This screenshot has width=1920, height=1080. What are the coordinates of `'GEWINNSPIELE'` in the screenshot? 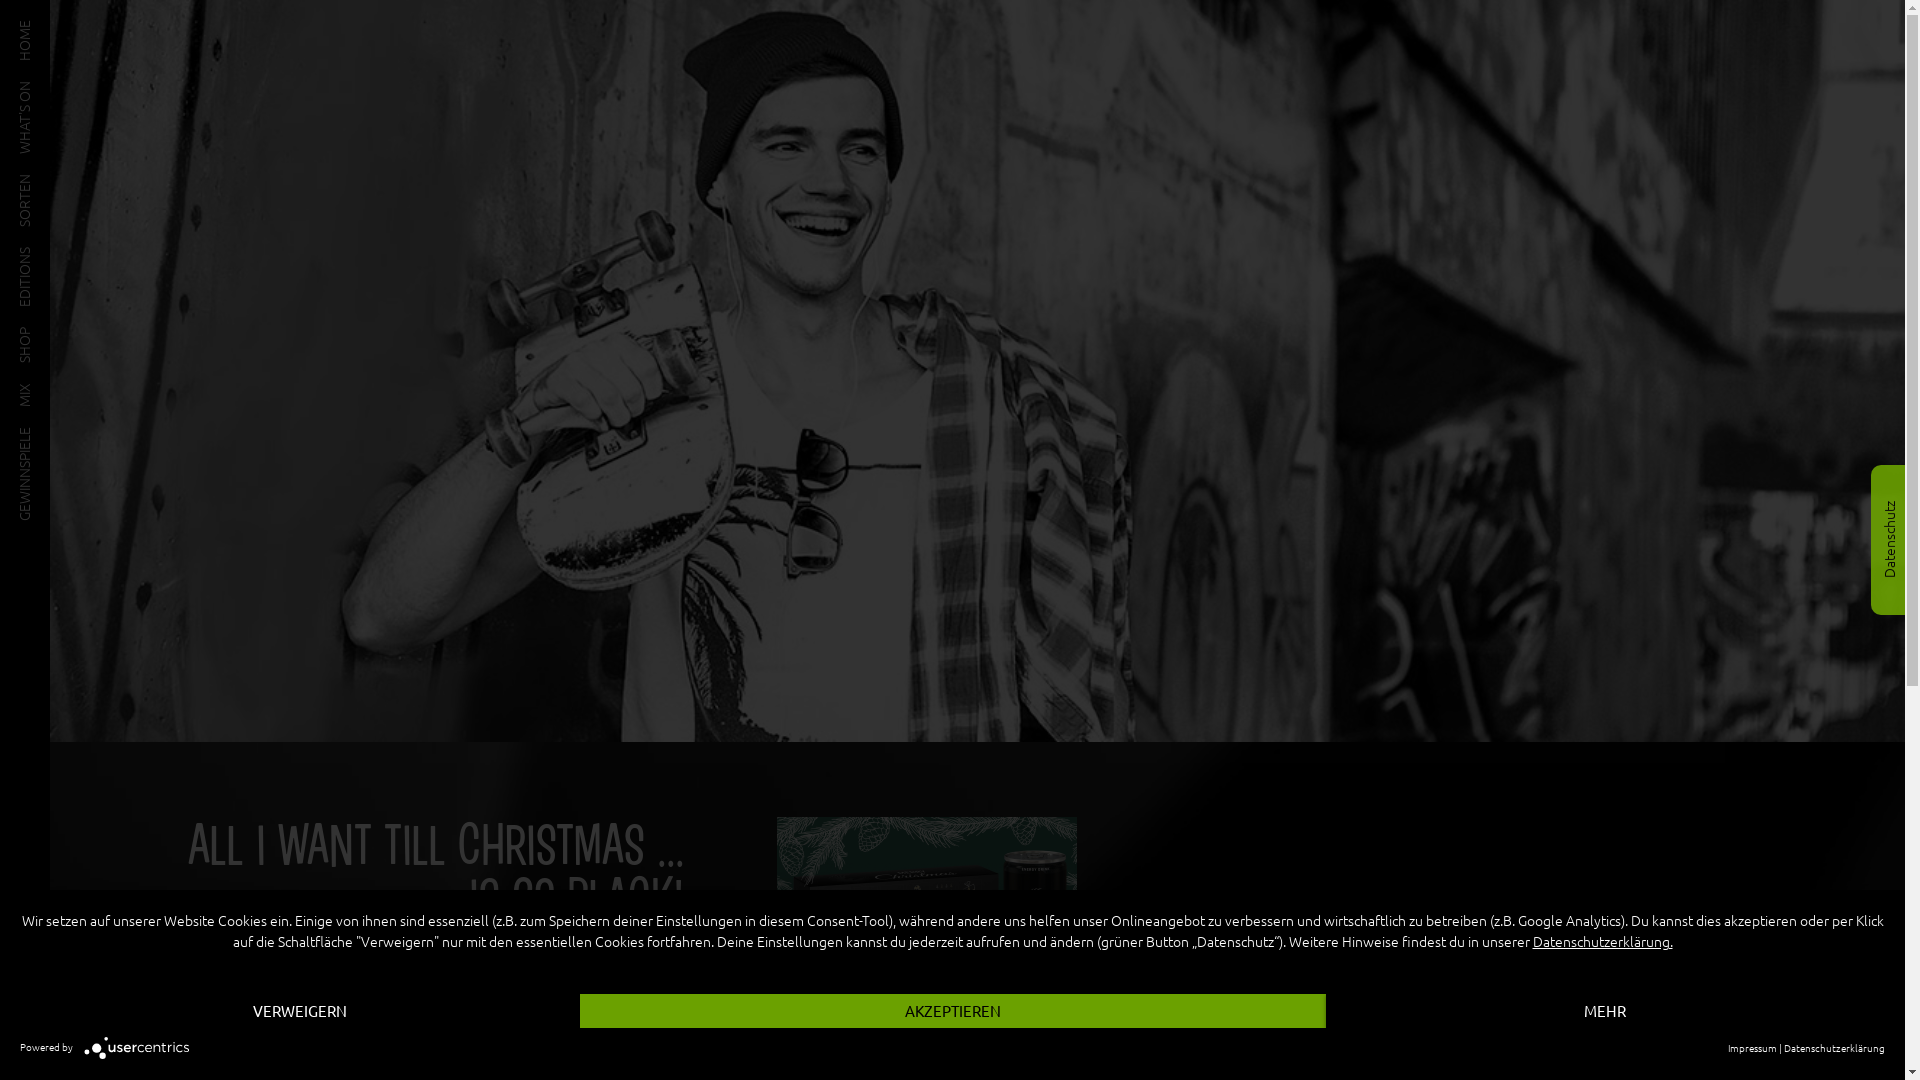 It's located at (65, 433).